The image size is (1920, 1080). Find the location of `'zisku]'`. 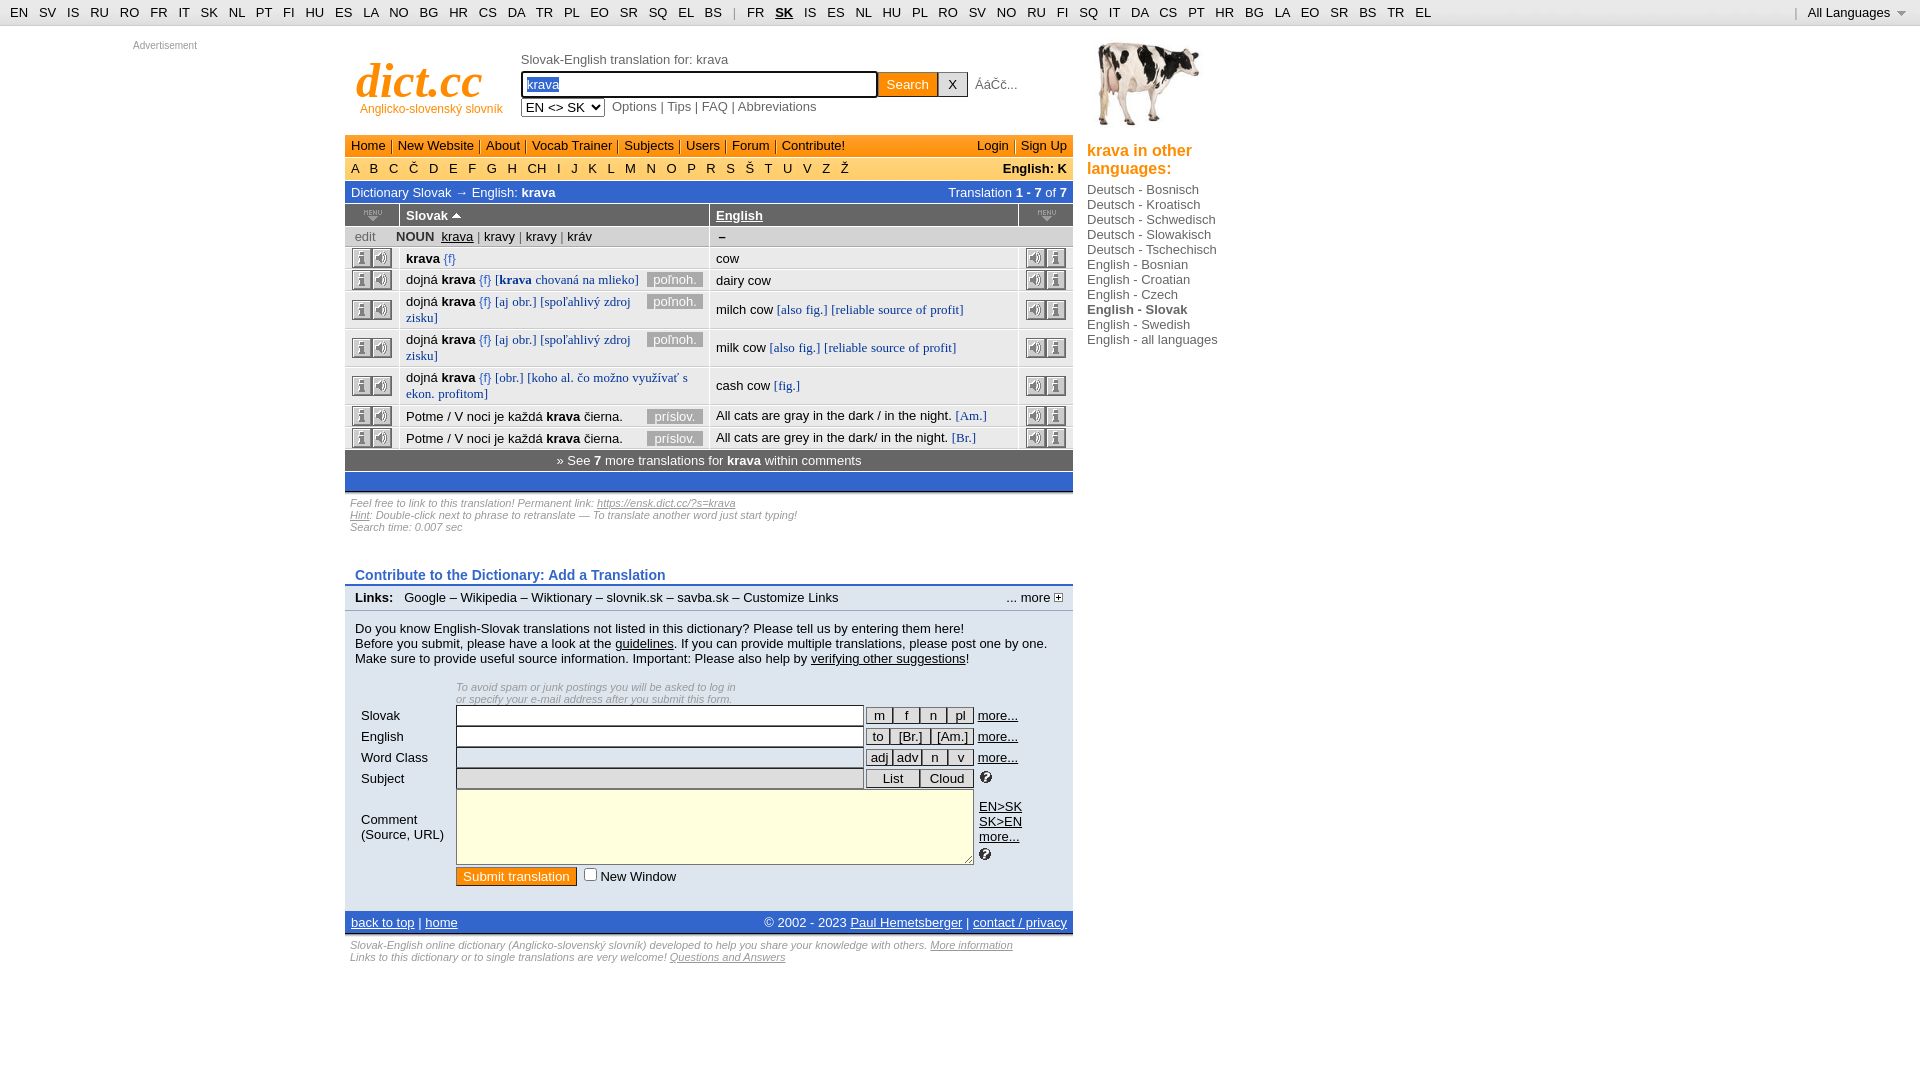

'zisku]' is located at coordinates (421, 316).